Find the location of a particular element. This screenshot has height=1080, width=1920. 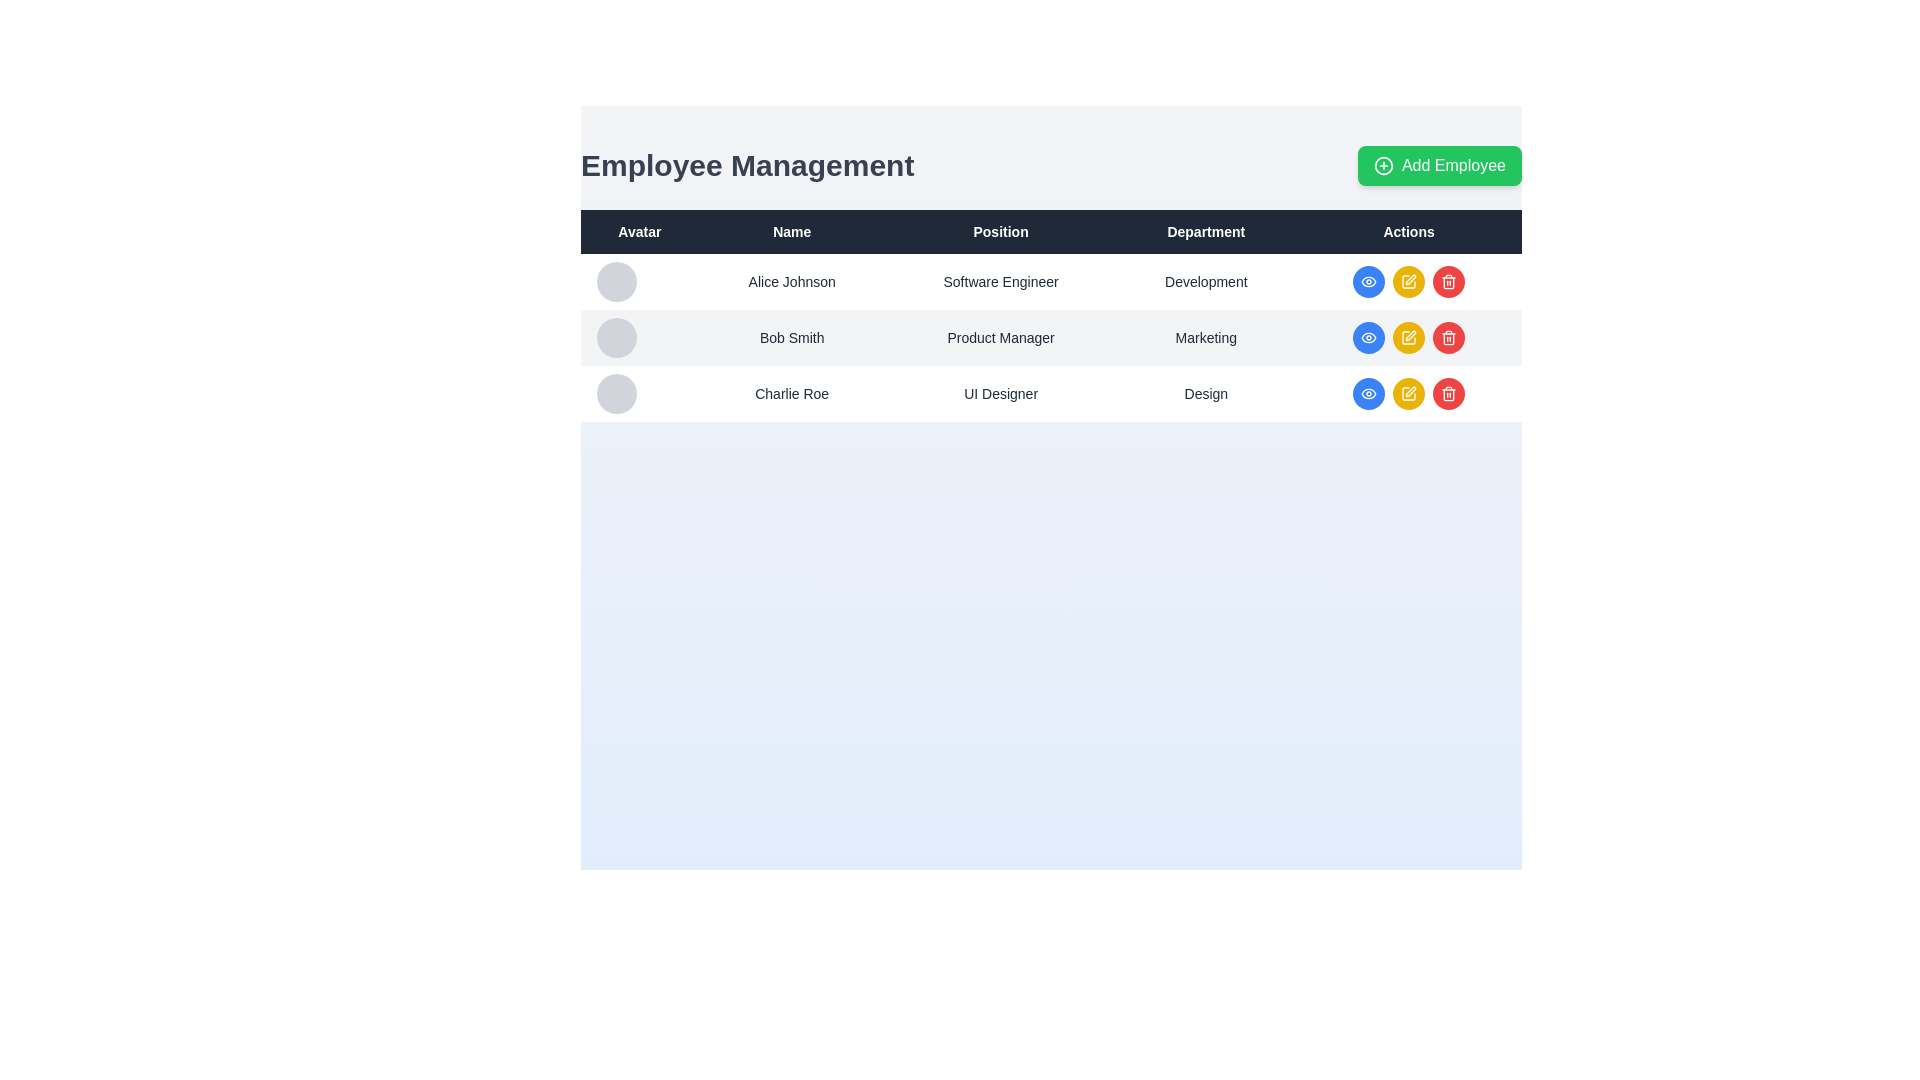

the blue circular button with a white eye icon located in the 'Actions' section corresponding to 'Charlie Roe' by tabbing for keyboard navigation is located at coordinates (1367, 393).